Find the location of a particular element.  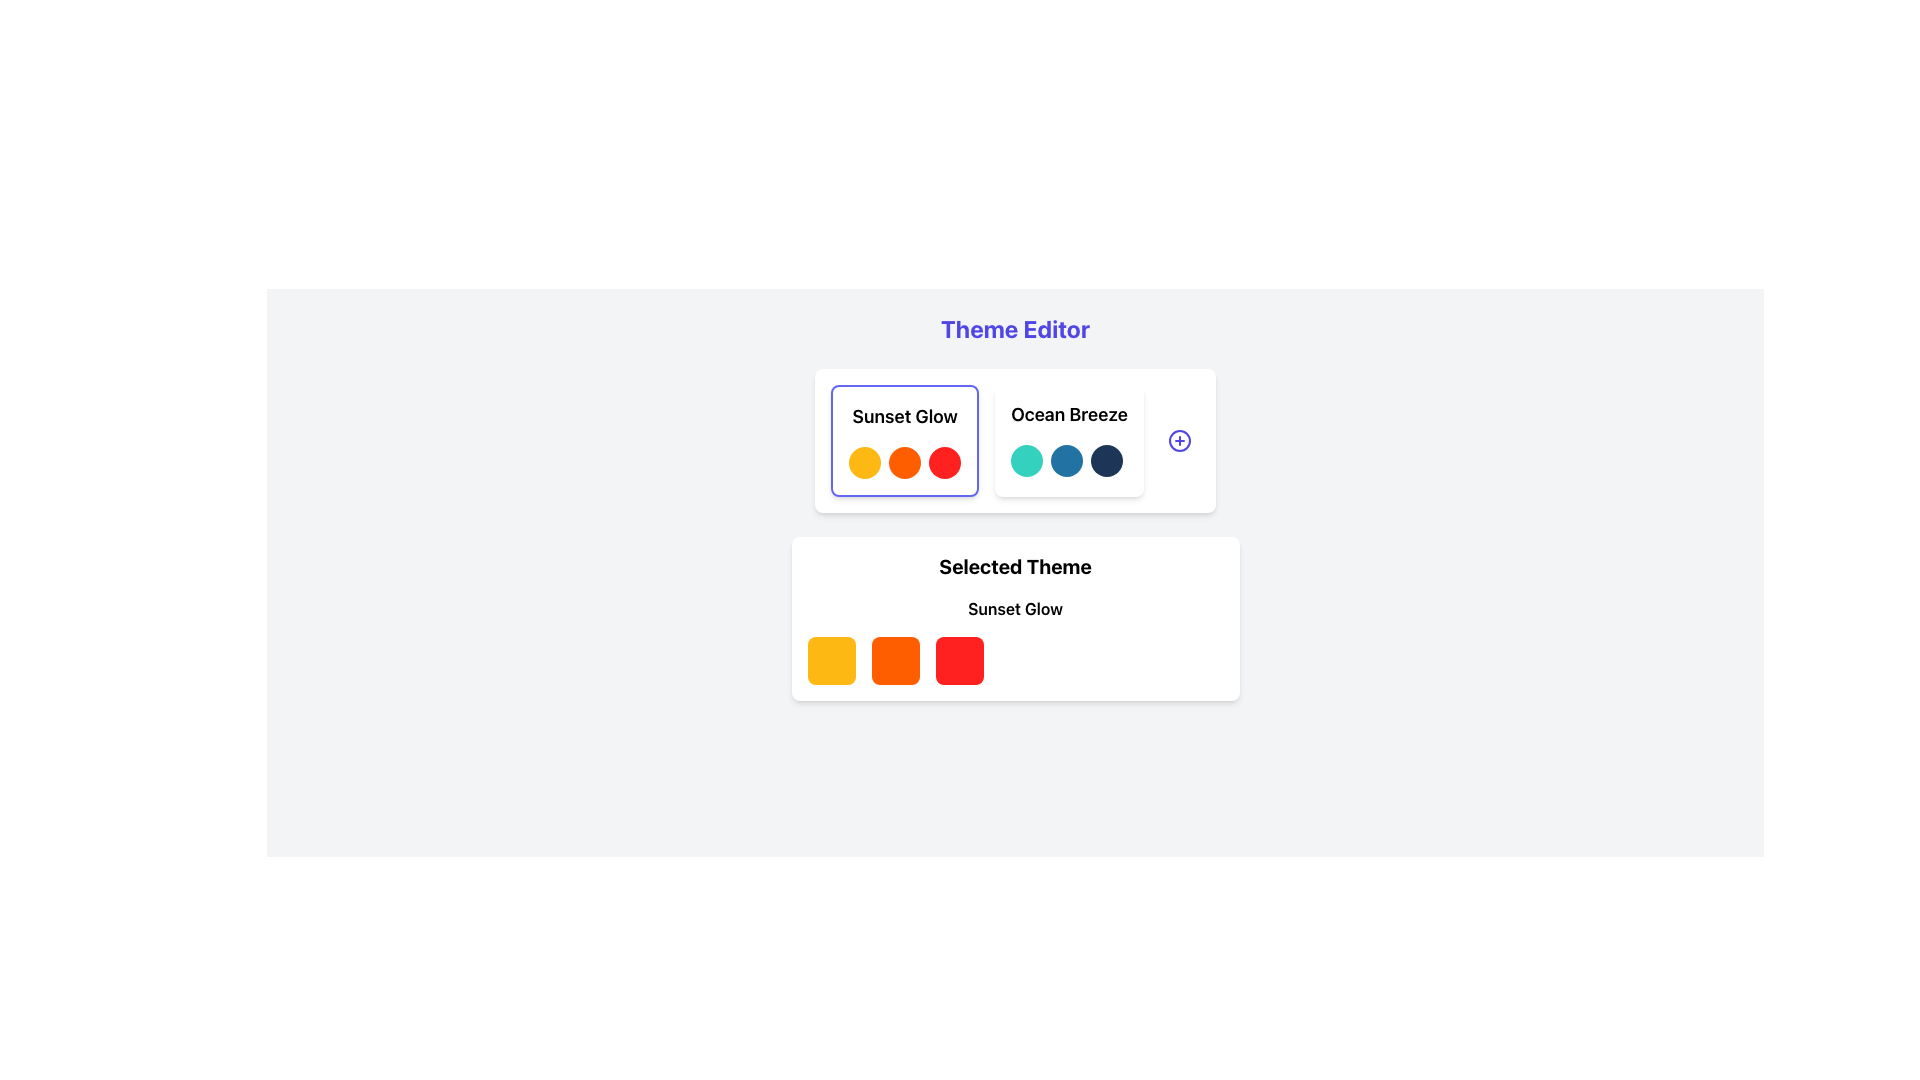

displayed text from the Information display panel, which visually presents the currently selected theme and its colors, located centrally below the 'Theme Editor' title is located at coordinates (1015, 617).